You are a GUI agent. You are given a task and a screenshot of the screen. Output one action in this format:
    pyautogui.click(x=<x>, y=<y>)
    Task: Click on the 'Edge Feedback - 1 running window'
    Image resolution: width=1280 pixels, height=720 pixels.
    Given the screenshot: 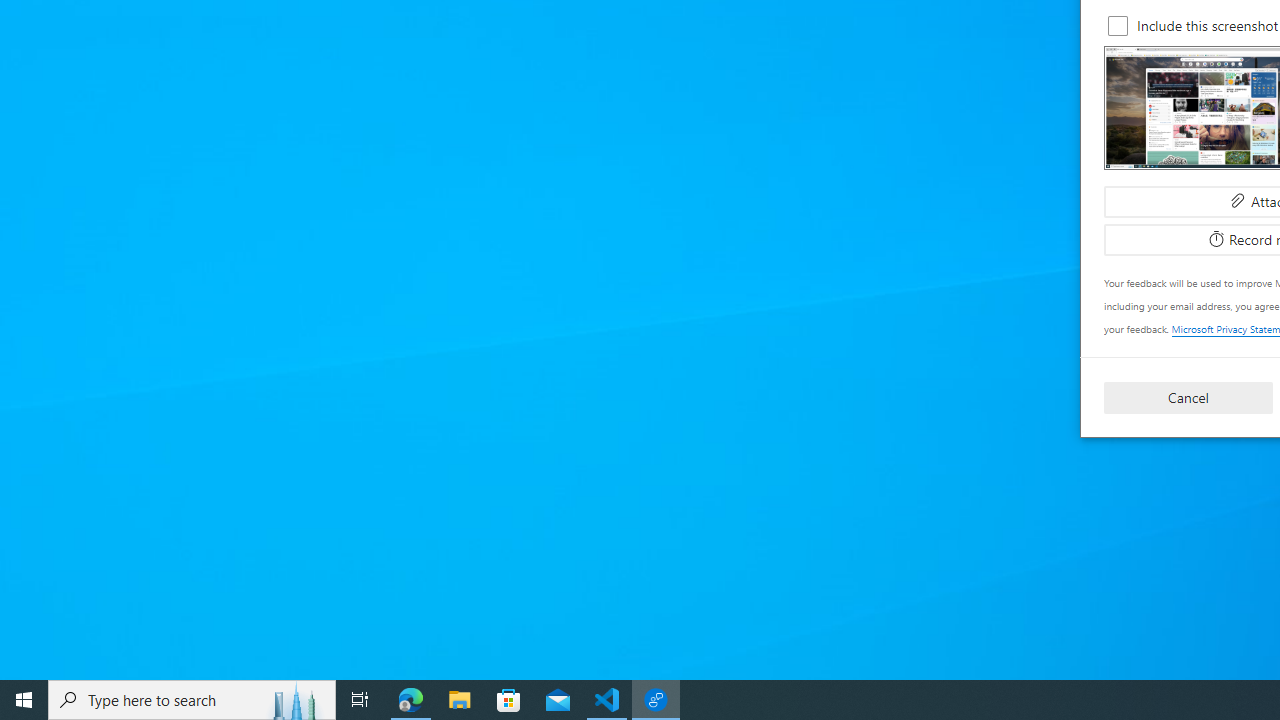 What is the action you would take?
    pyautogui.click(x=656, y=698)
    